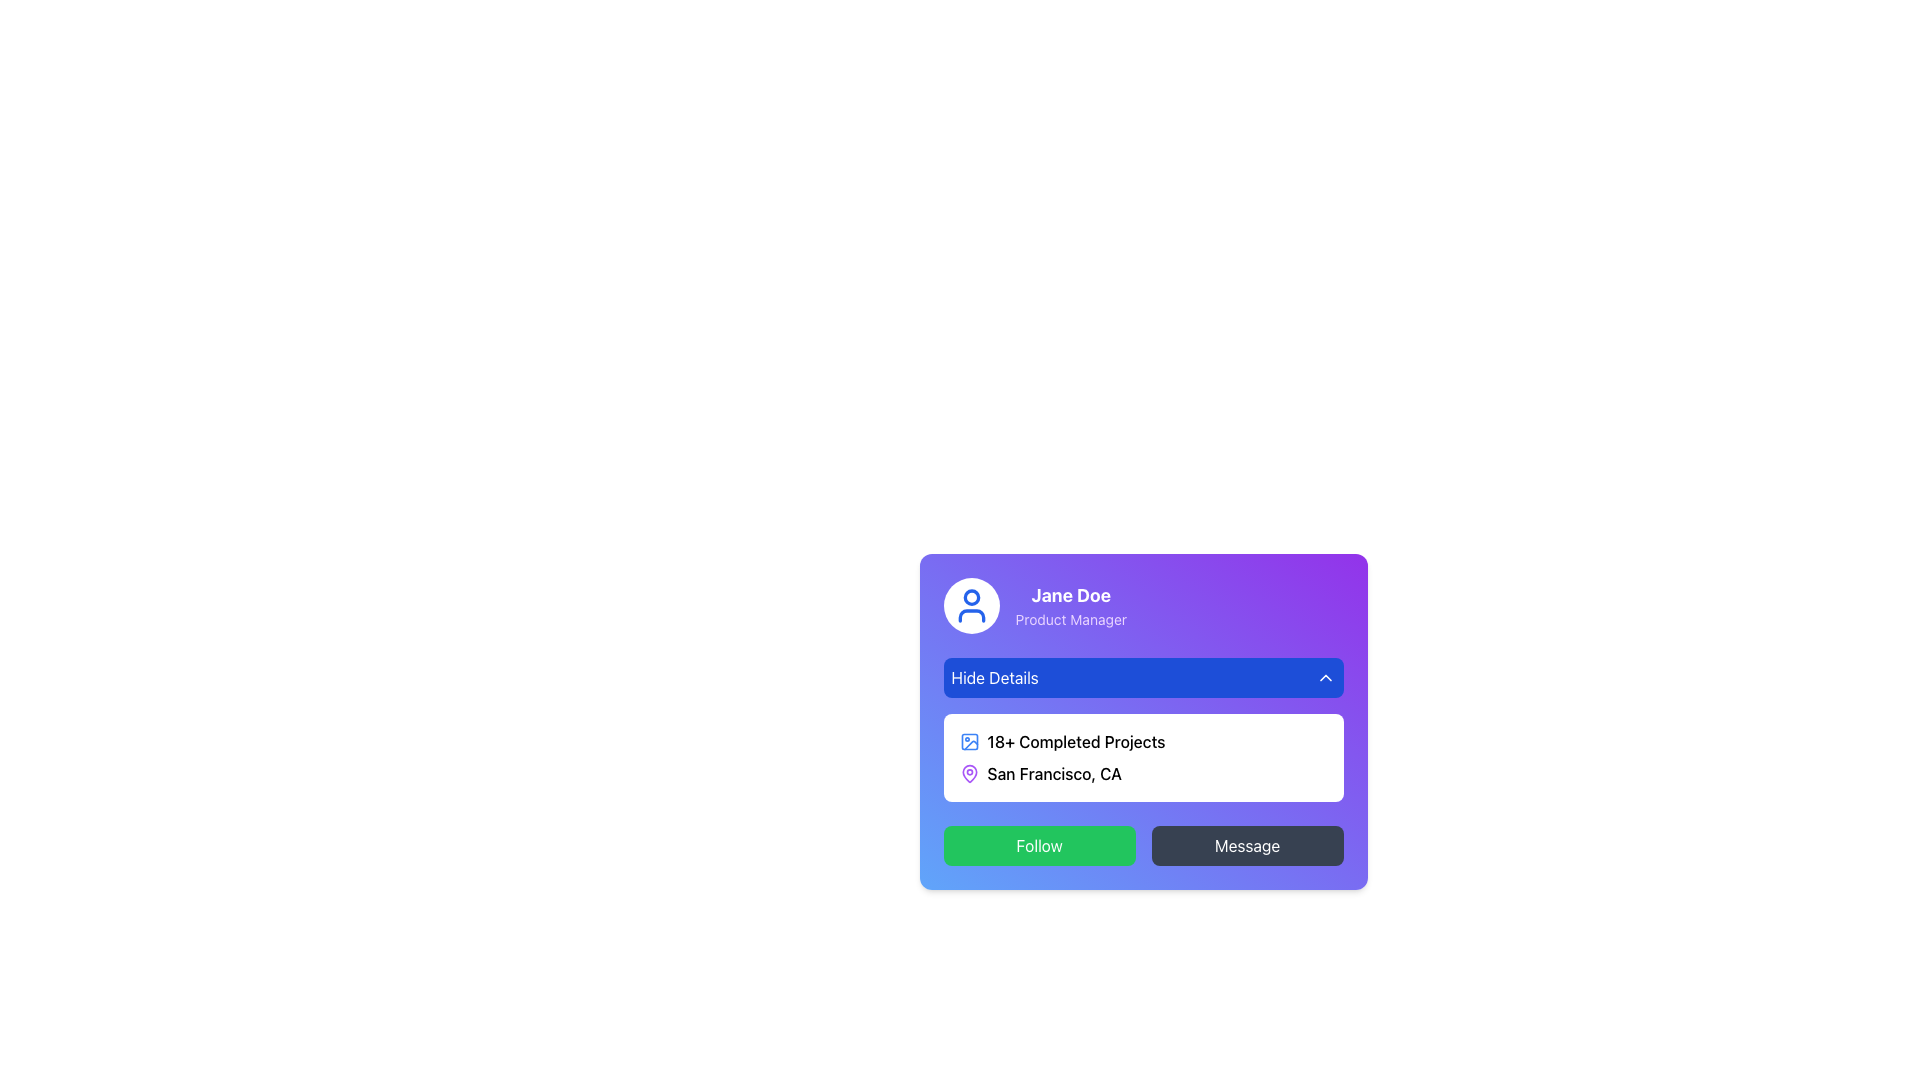  What do you see at coordinates (1325, 677) in the screenshot?
I see `the upward-pointing chevron icon located within the 'Hide Details' button on the user card interface` at bounding box center [1325, 677].